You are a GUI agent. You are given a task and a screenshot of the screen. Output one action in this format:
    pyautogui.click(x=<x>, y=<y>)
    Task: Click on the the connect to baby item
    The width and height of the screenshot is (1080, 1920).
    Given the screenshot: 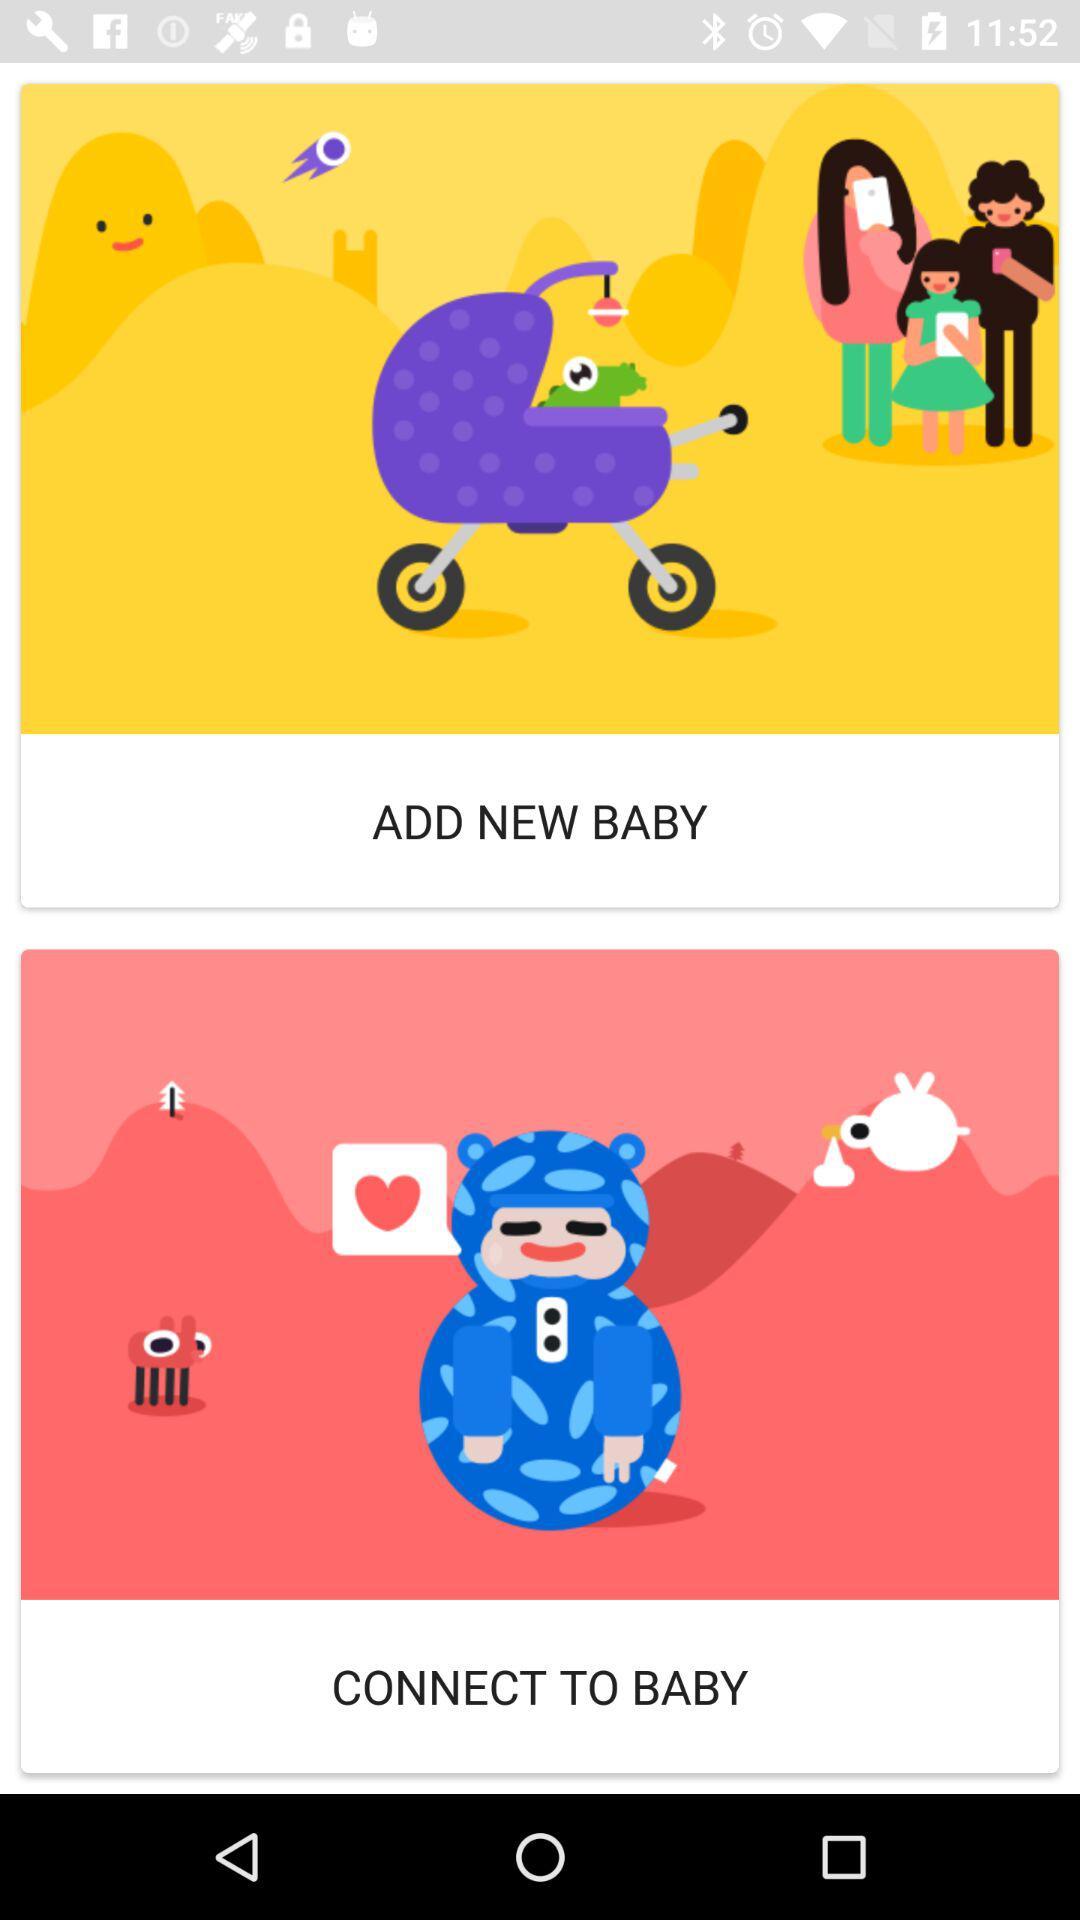 What is the action you would take?
    pyautogui.click(x=540, y=1685)
    